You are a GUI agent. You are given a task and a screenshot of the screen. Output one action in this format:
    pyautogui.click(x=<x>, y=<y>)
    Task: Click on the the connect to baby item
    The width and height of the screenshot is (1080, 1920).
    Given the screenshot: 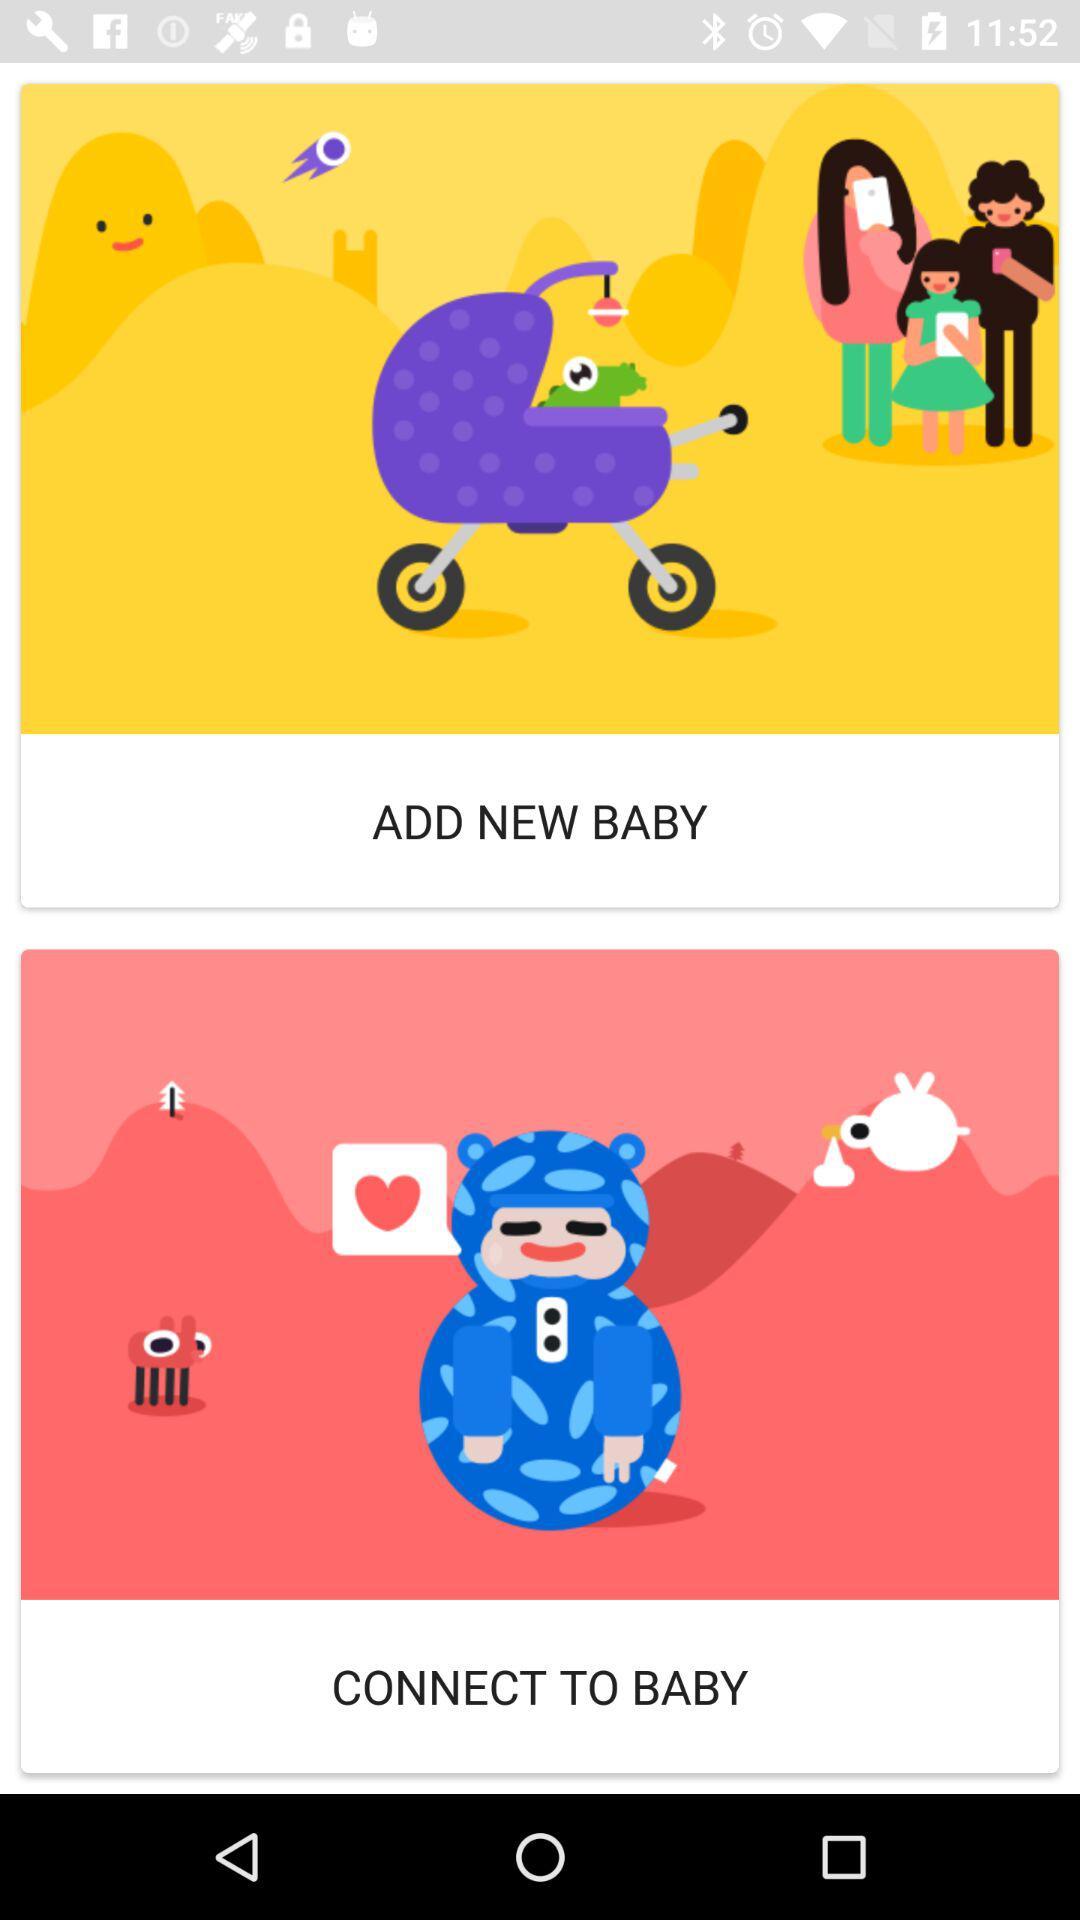 What is the action you would take?
    pyautogui.click(x=540, y=1685)
    